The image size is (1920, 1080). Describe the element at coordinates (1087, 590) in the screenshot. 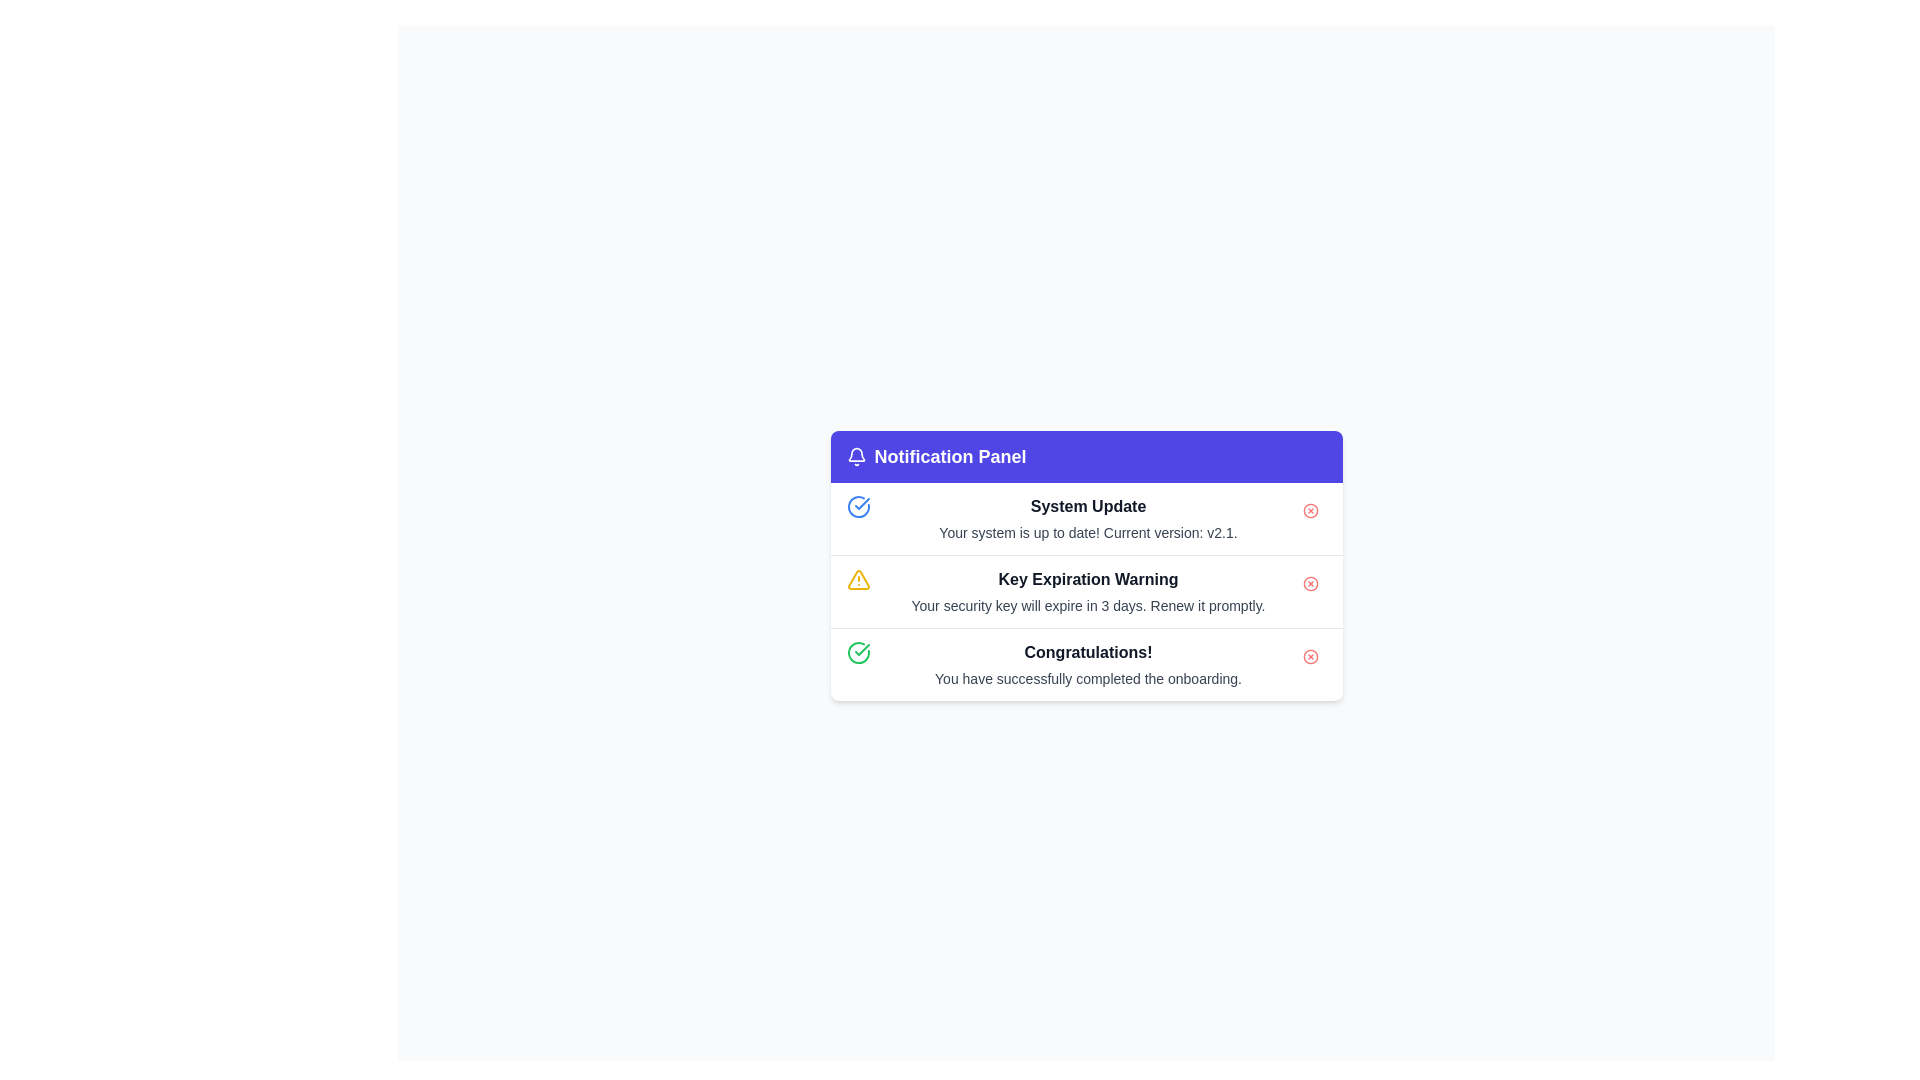

I see `notification message titled 'Key Expiration Warning' which contains the message 'Your security key will expire in 3 days. Renew it promptly.'` at that location.